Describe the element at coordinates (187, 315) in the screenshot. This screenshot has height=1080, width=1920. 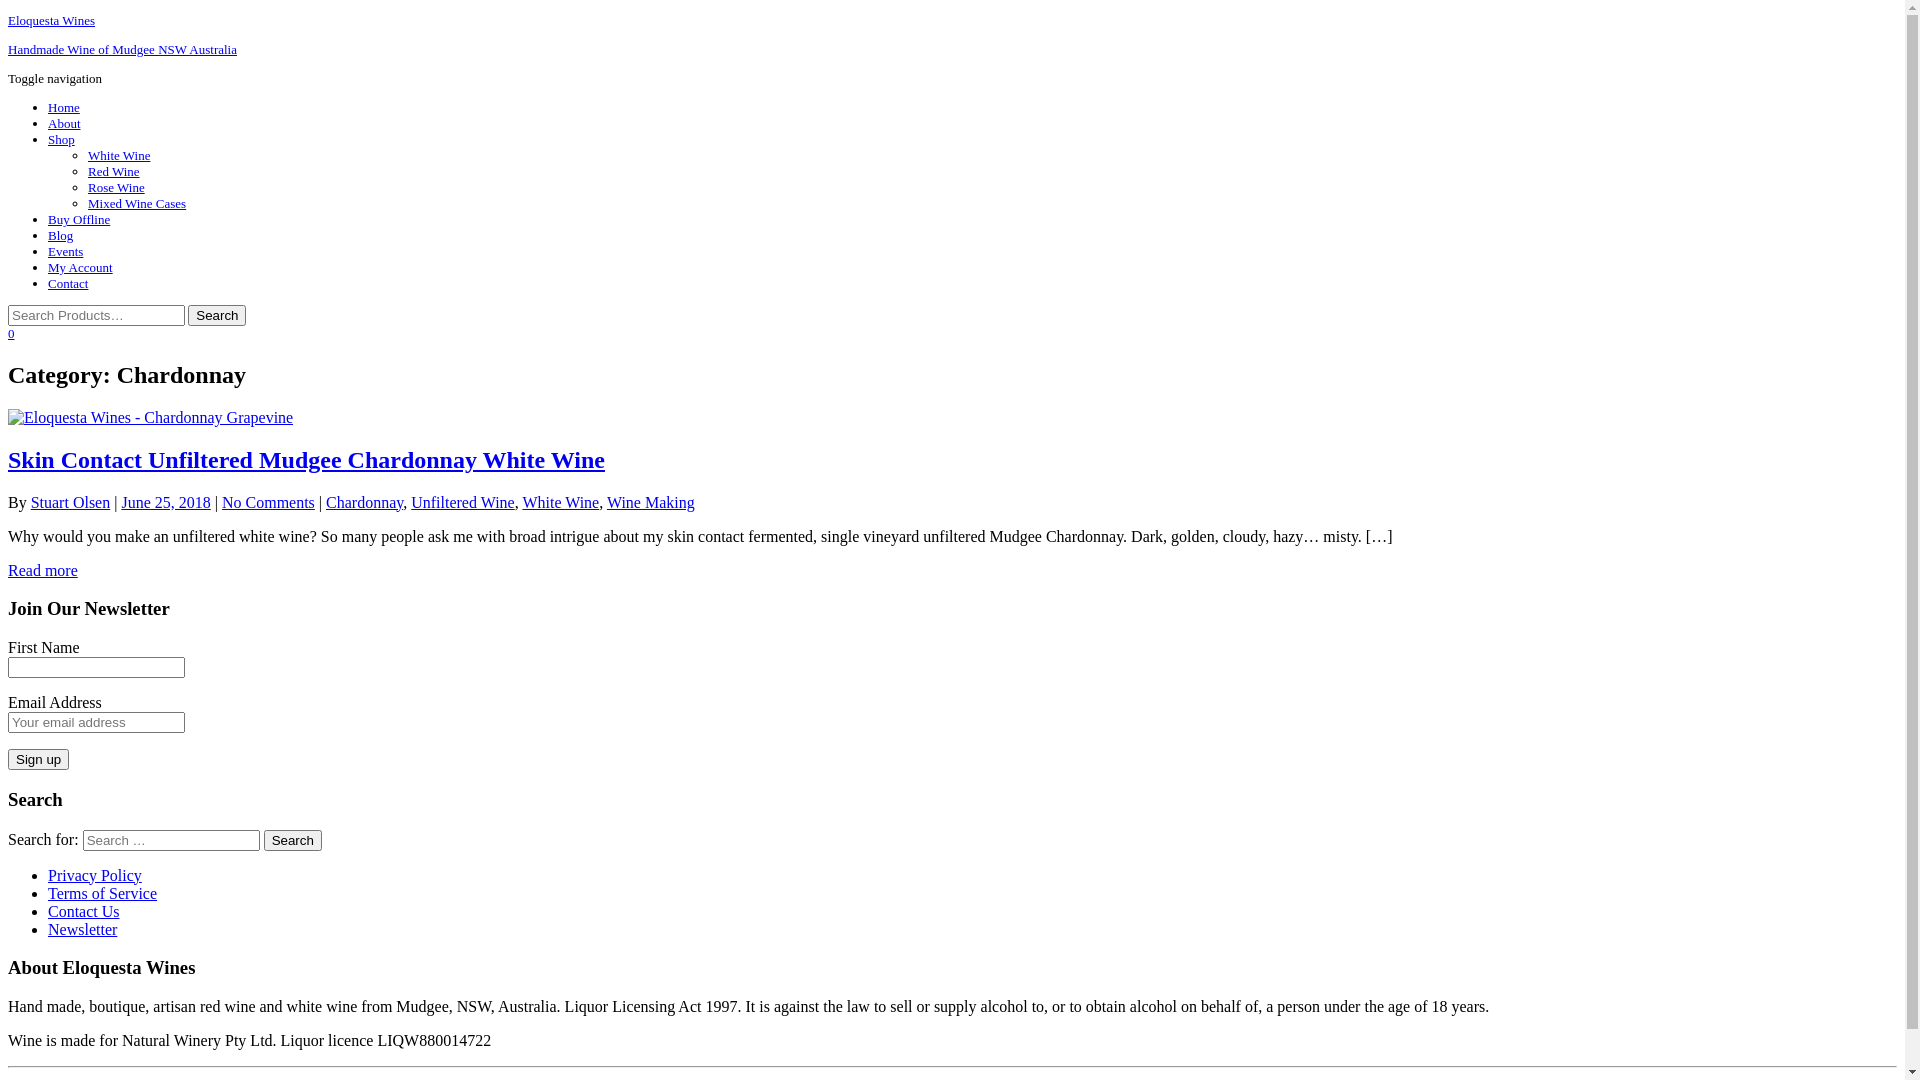
I see `'Search'` at that location.